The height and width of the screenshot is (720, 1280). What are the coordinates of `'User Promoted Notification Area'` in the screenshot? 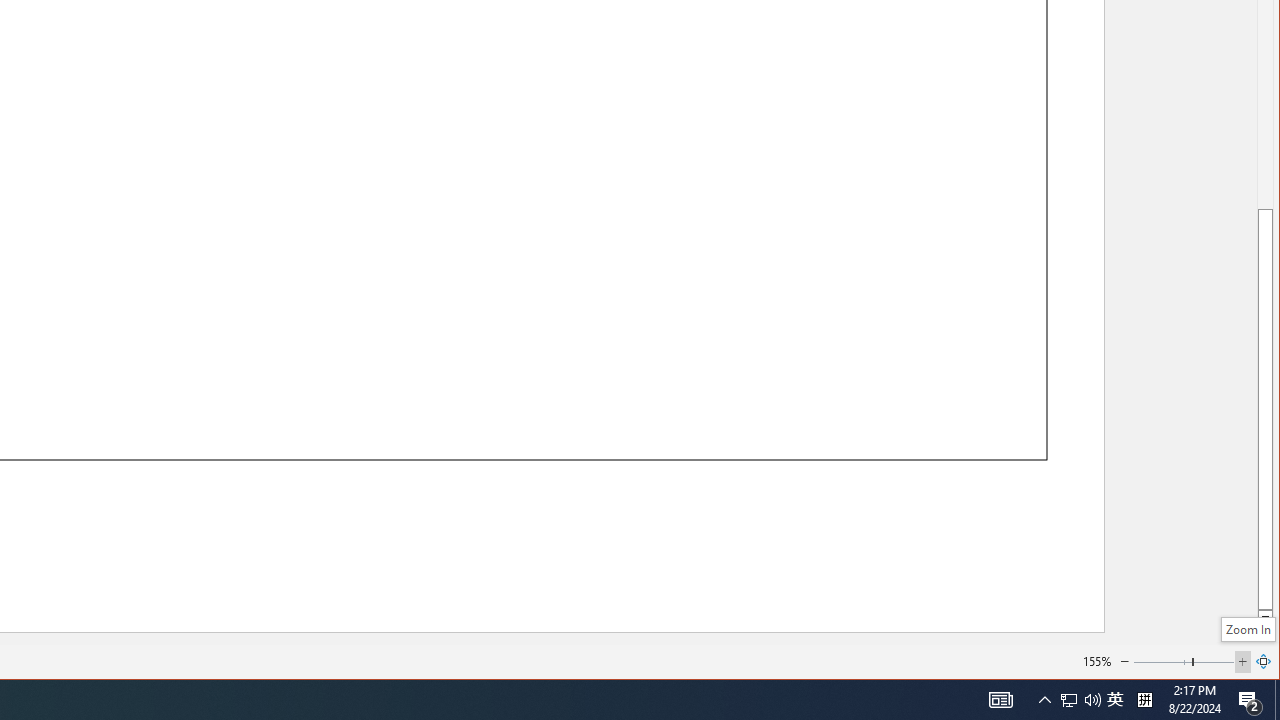 It's located at (1114, 698).